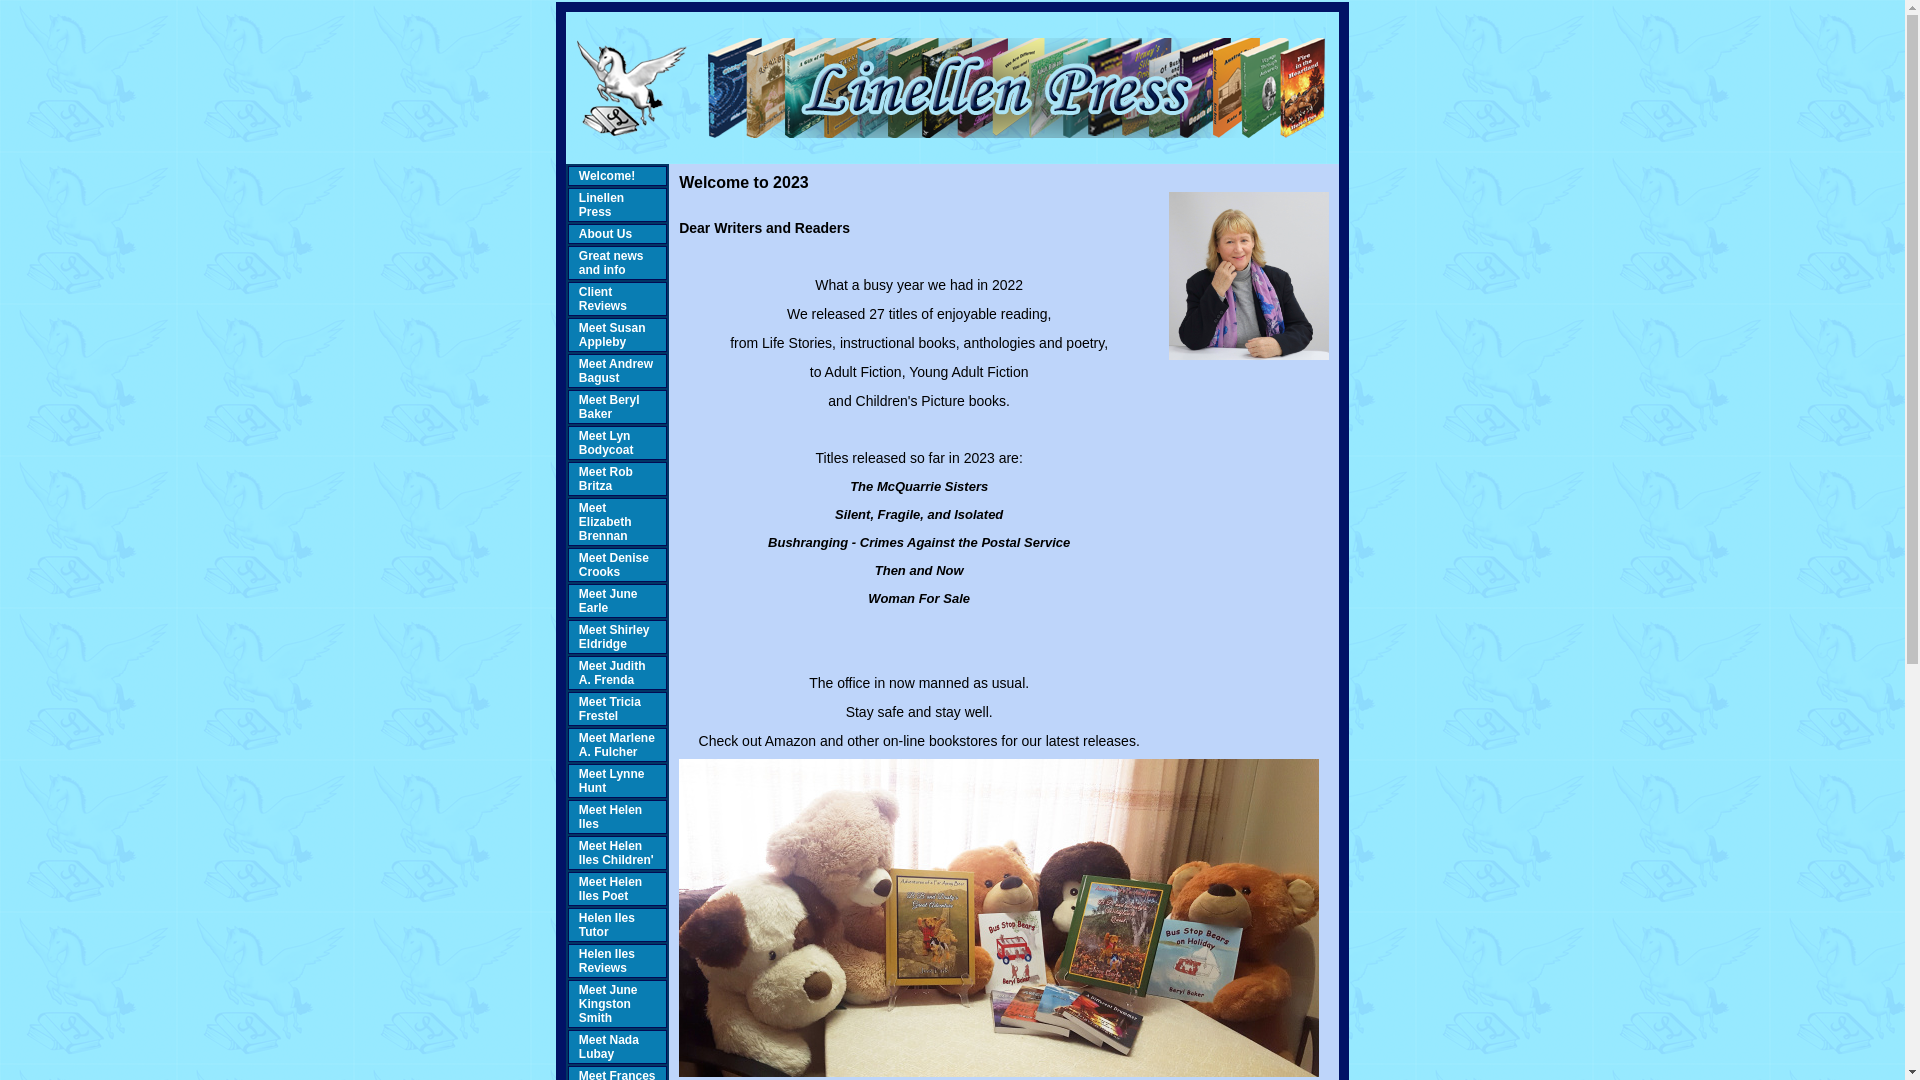  What do you see at coordinates (607, 1003) in the screenshot?
I see `'Meet June Kingston Smith'` at bounding box center [607, 1003].